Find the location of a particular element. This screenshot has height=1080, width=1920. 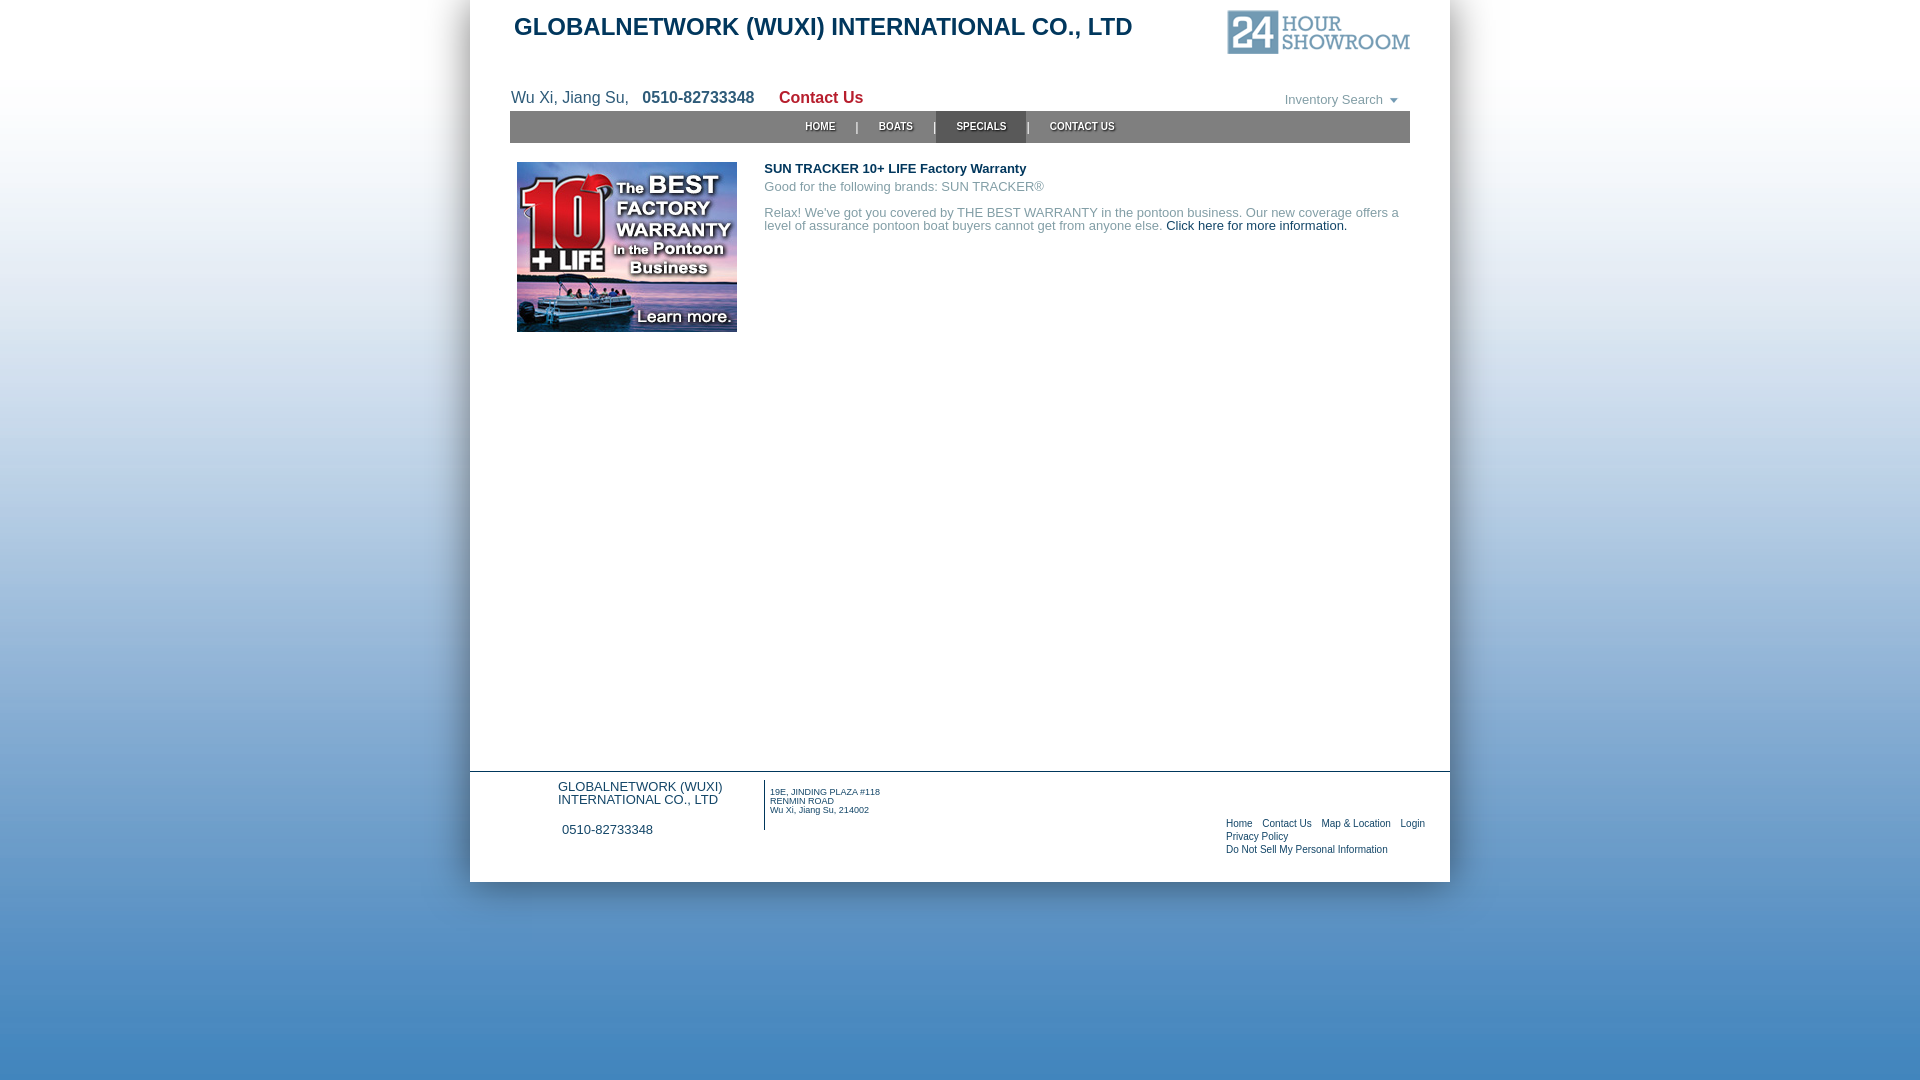

'SPECIALS' is located at coordinates (980, 127).